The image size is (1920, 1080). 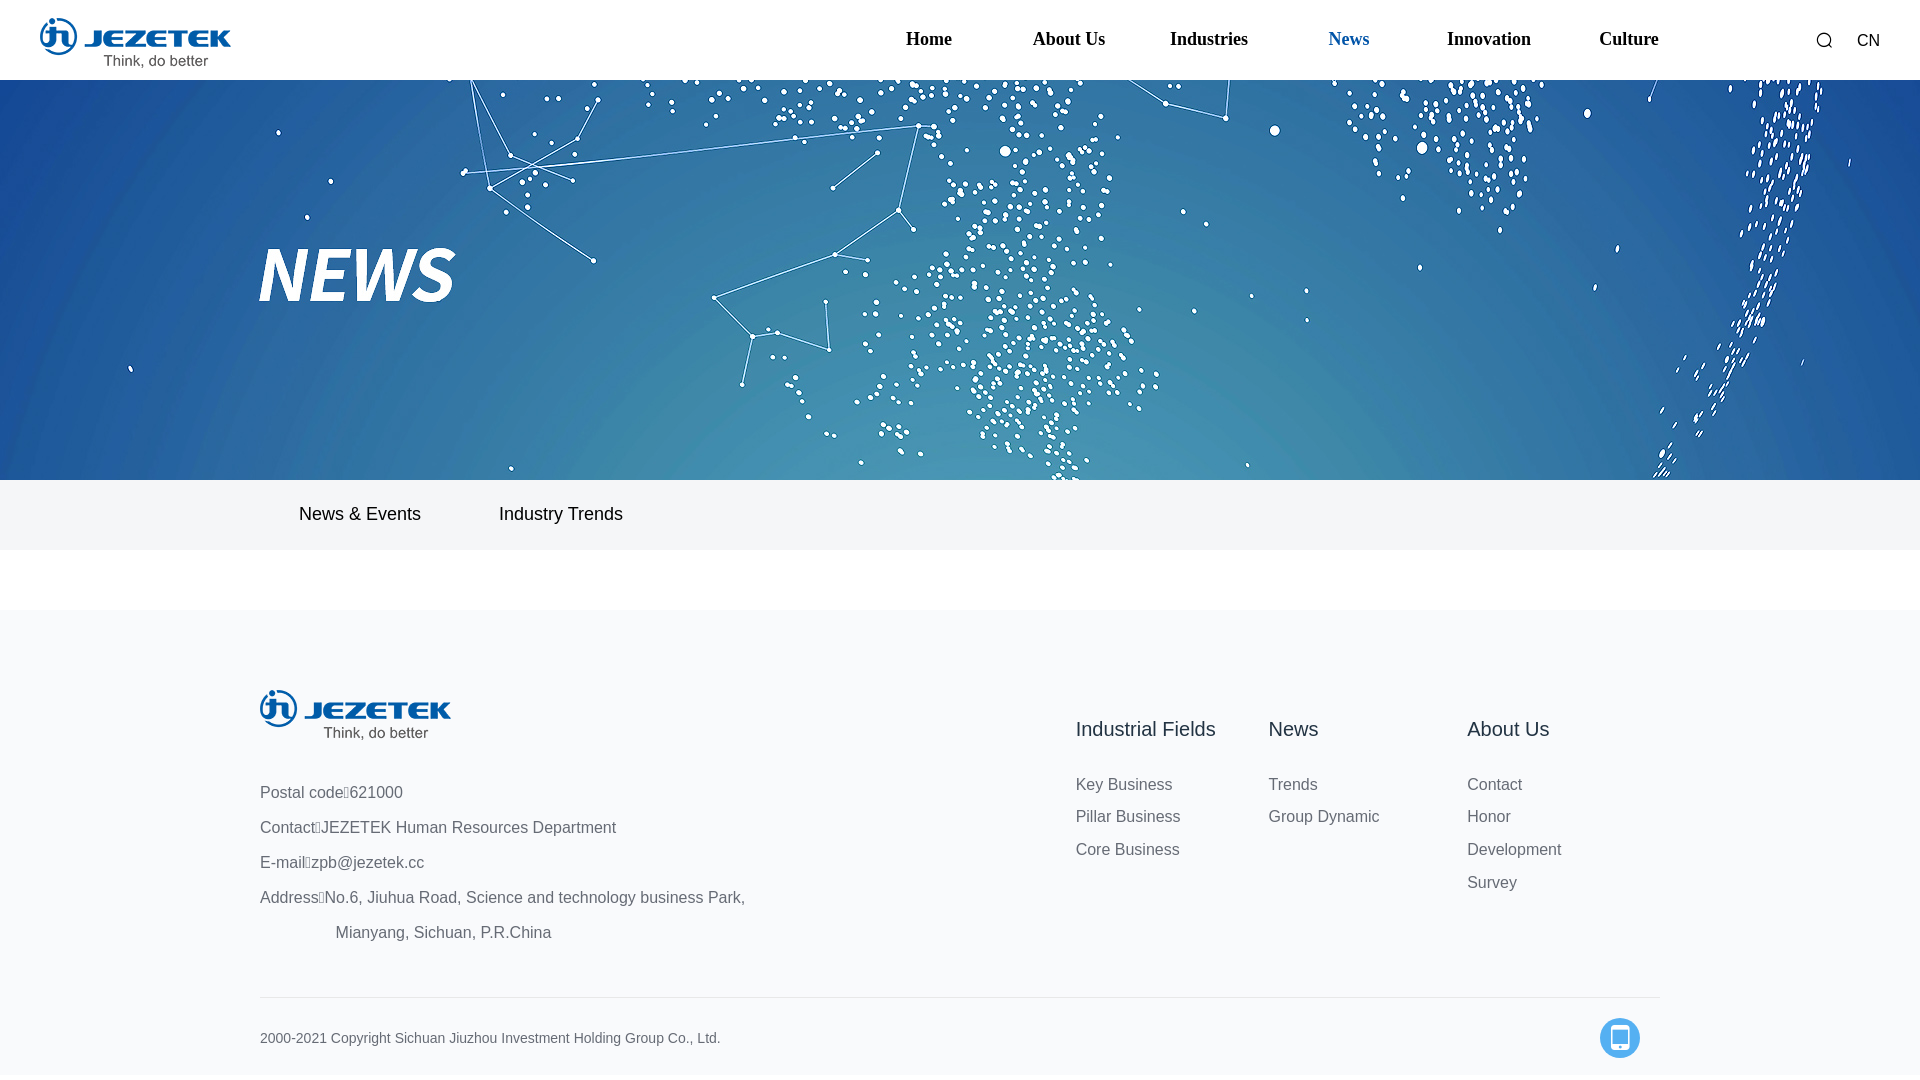 I want to click on 'Honor', so click(x=1488, y=816).